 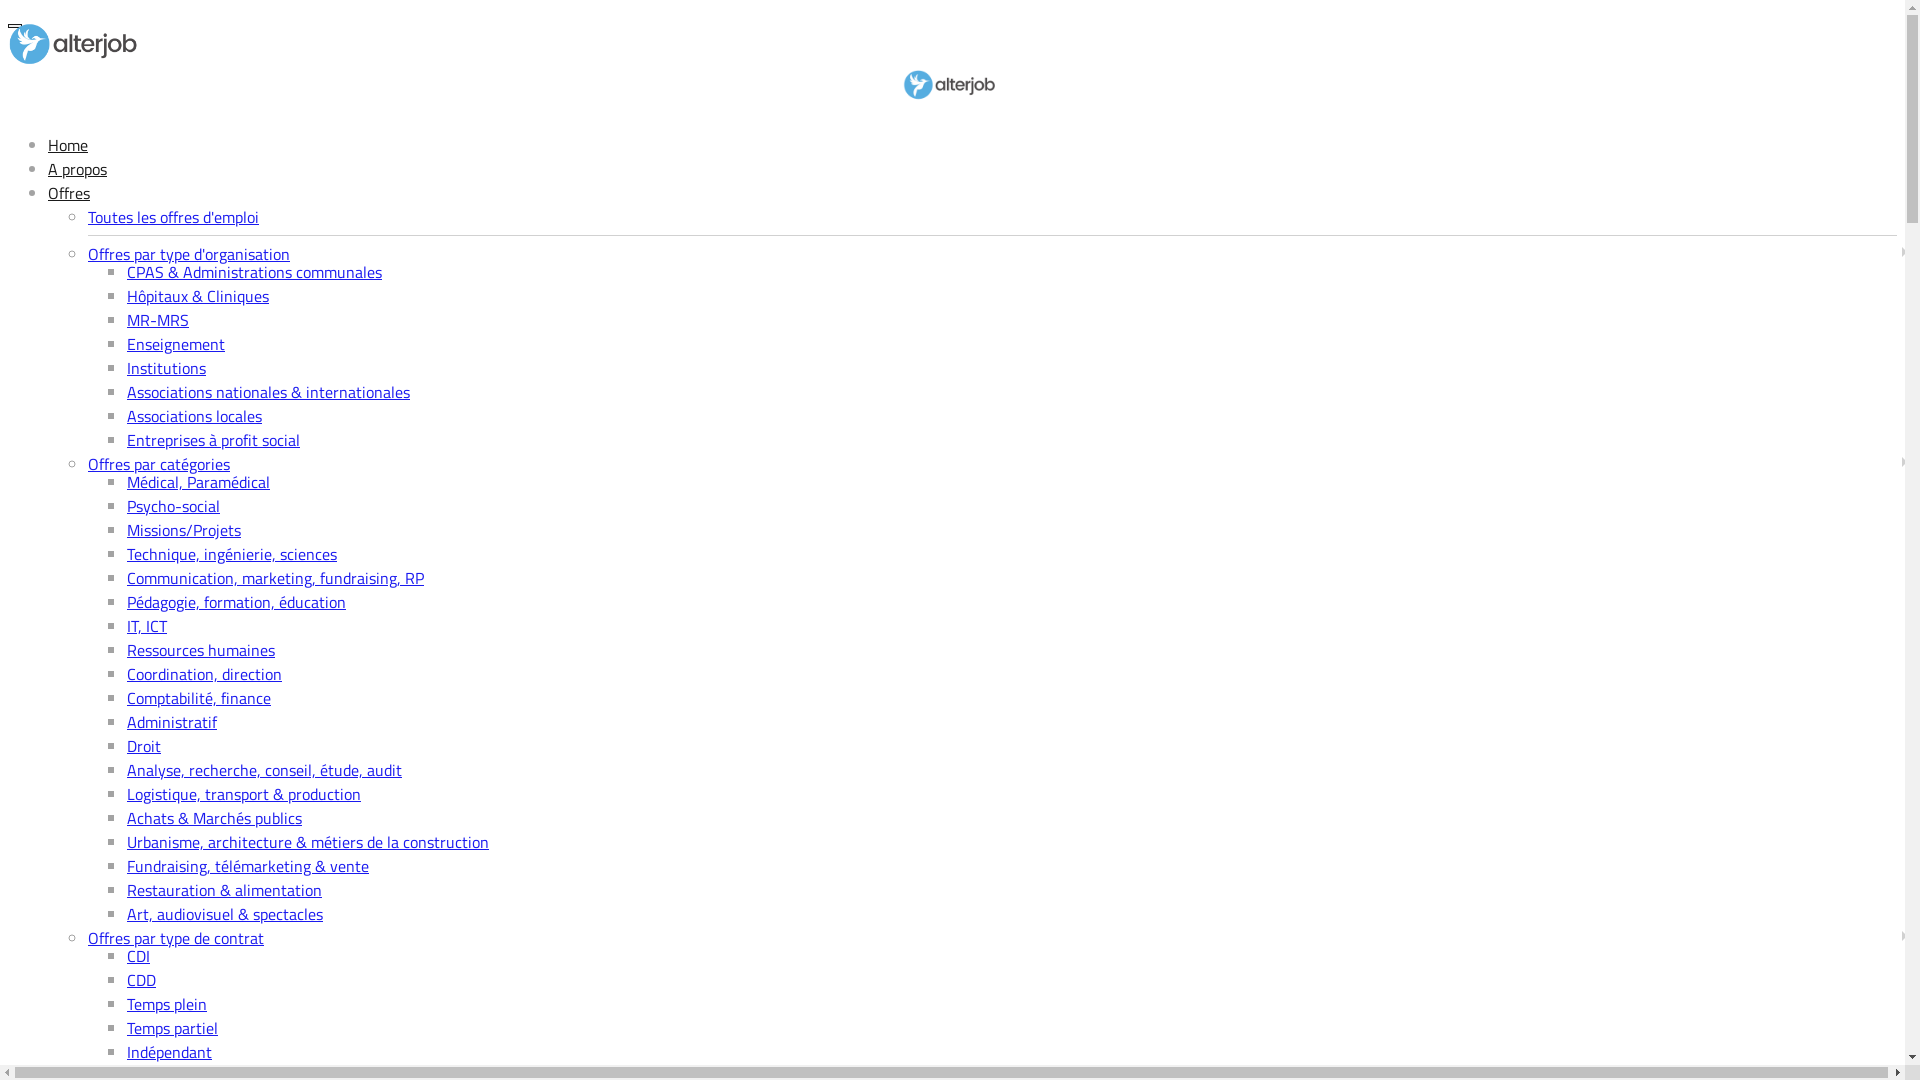 I want to click on 'Administratif', so click(x=172, y=721).